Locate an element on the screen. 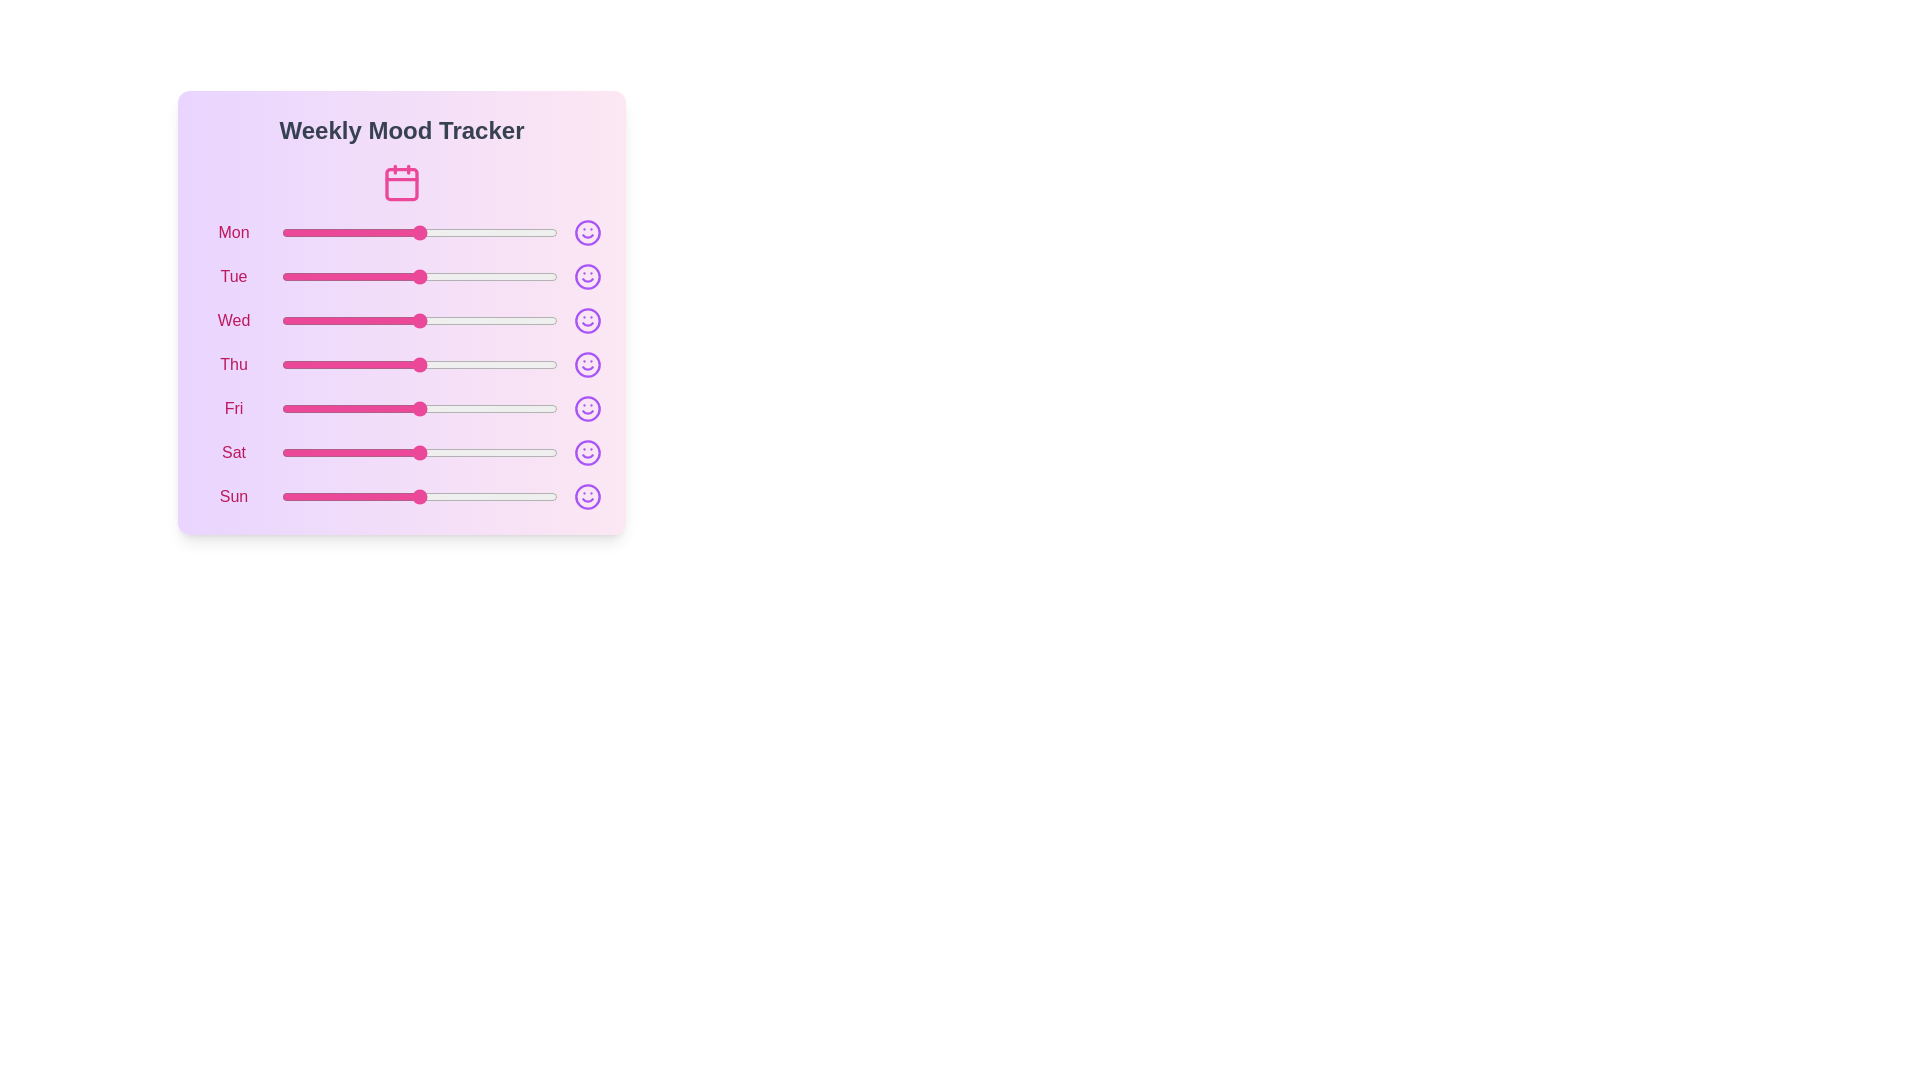 The height and width of the screenshot is (1080, 1920). the calendar icon to display additional information is located at coordinates (401, 182).